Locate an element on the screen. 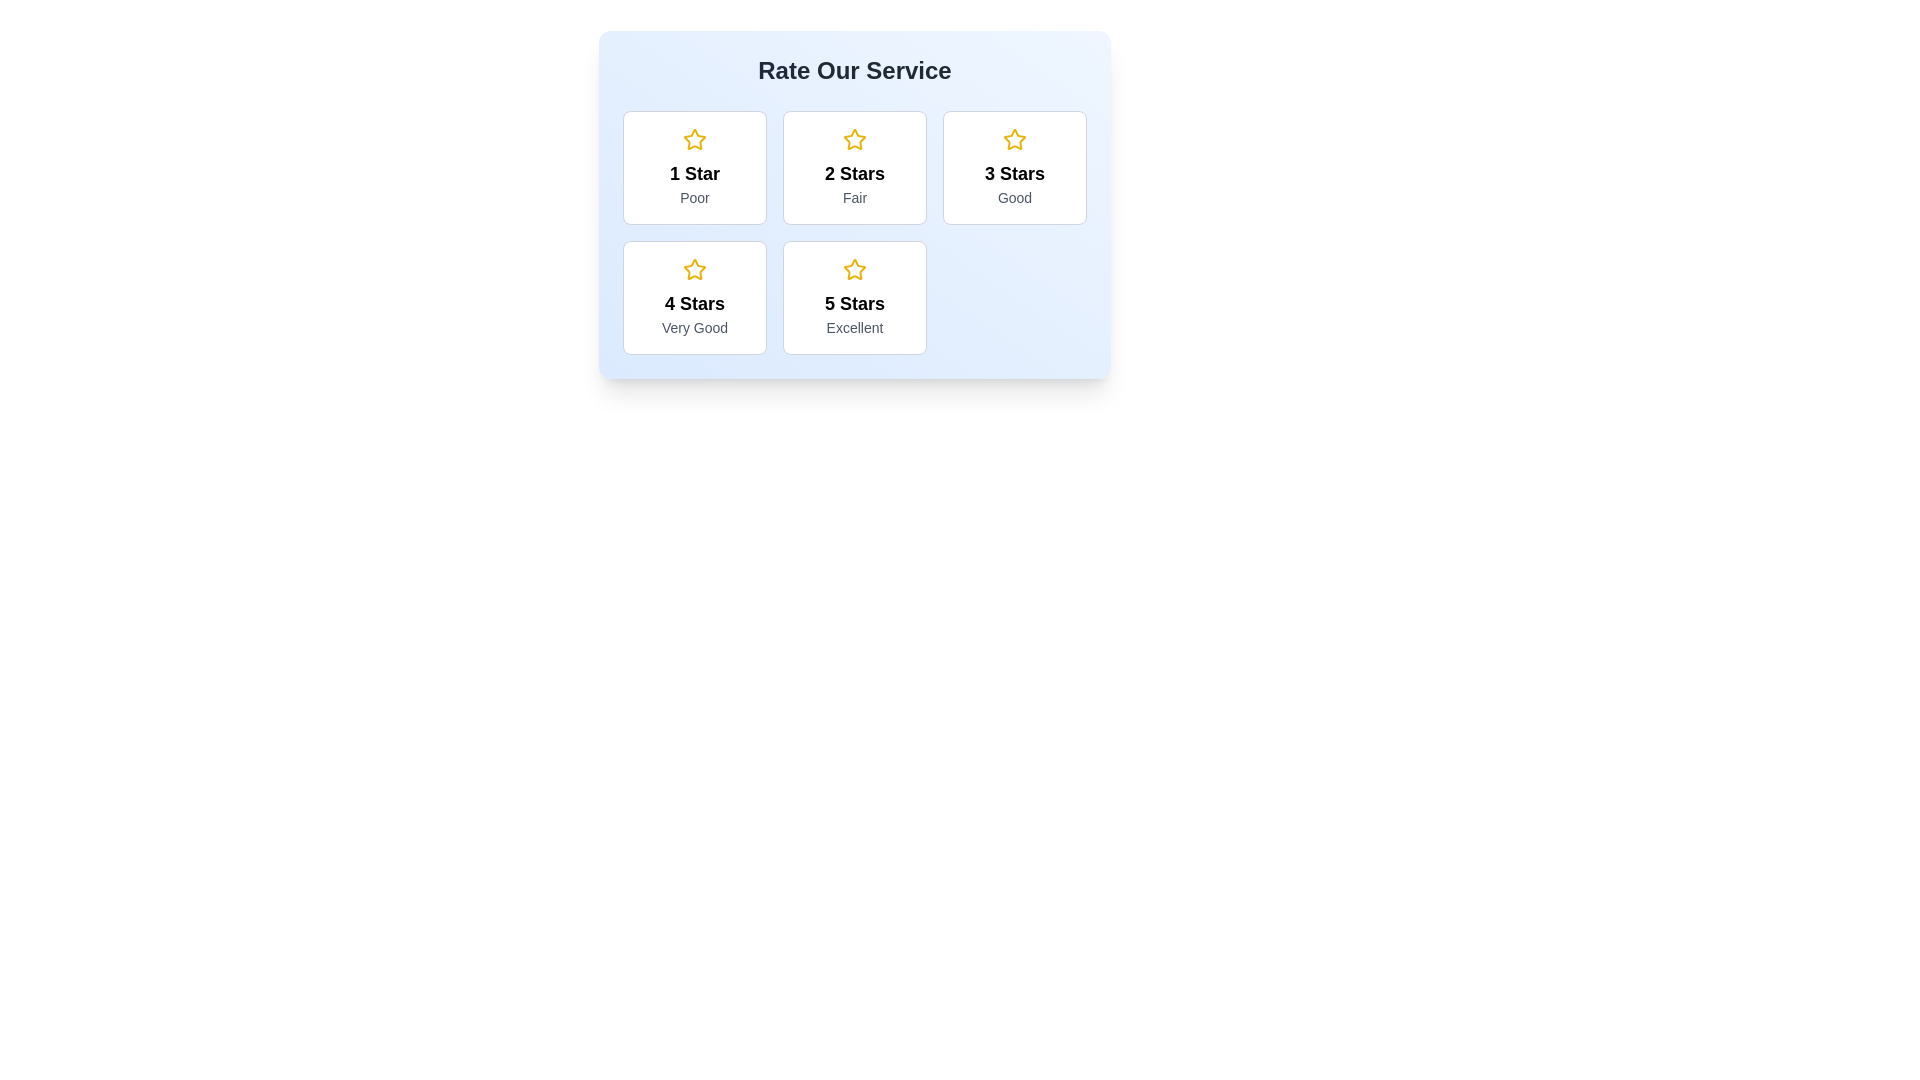  the label displaying '2 Stars' which is located in the second column of a 3x2 star rating grid, beneath the heading 'Rate Our Service' is located at coordinates (854, 172).